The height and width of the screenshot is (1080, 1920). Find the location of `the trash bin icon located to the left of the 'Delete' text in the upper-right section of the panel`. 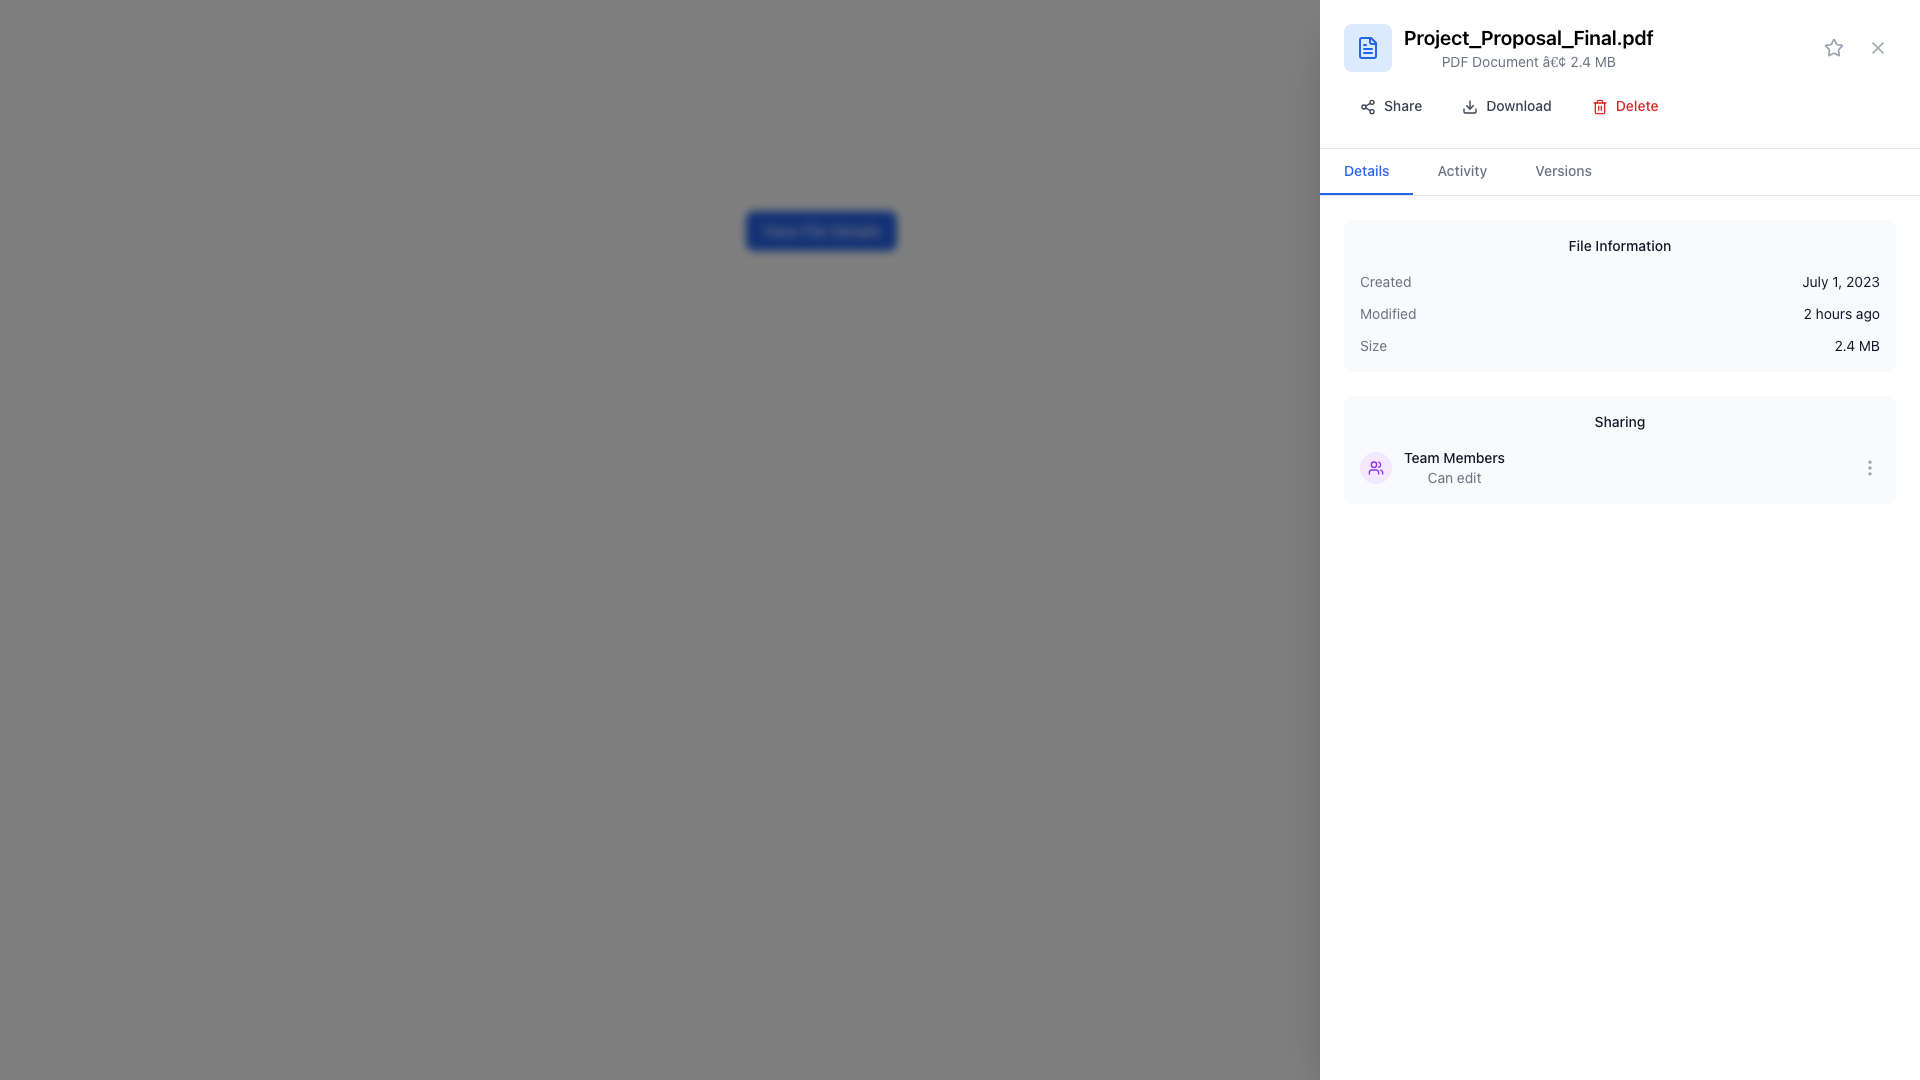

the trash bin icon located to the left of the 'Delete' text in the upper-right section of the panel is located at coordinates (1598, 107).